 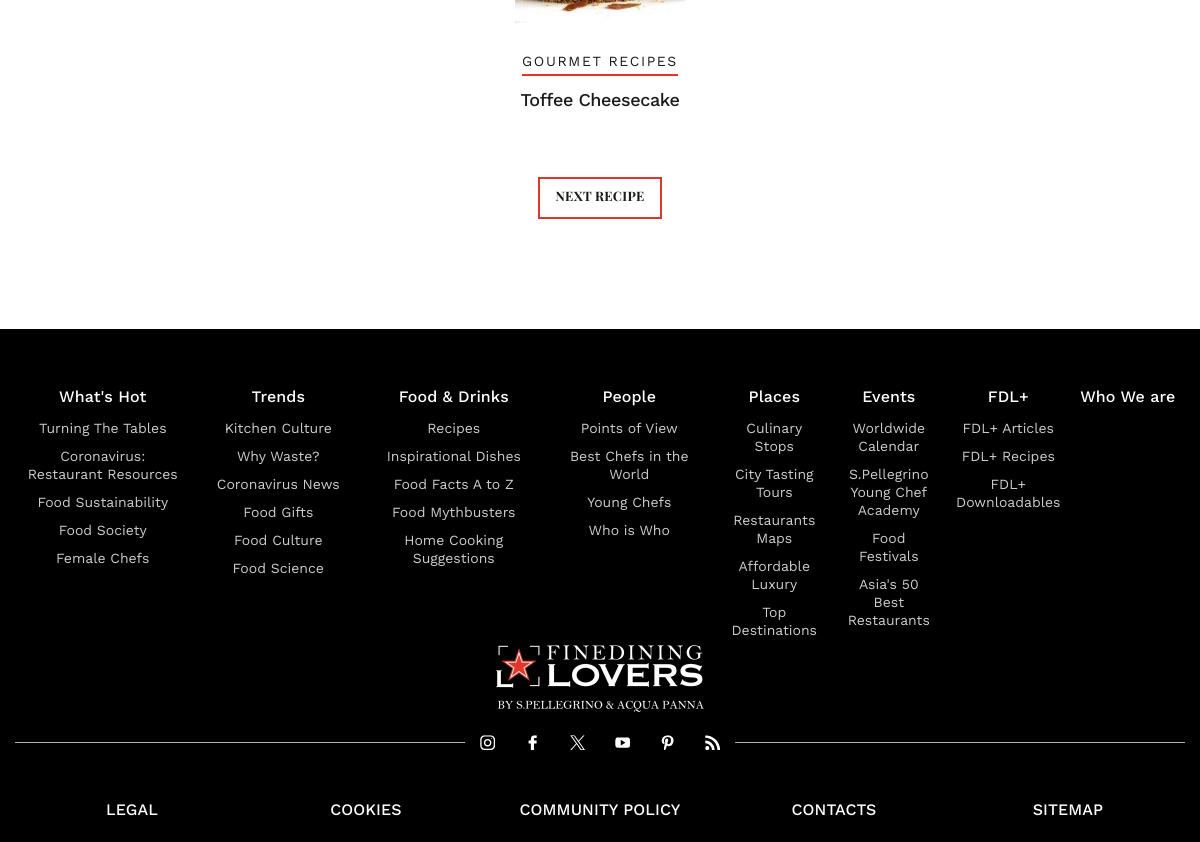 What do you see at coordinates (102, 502) in the screenshot?
I see `'Food Sustainability'` at bounding box center [102, 502].